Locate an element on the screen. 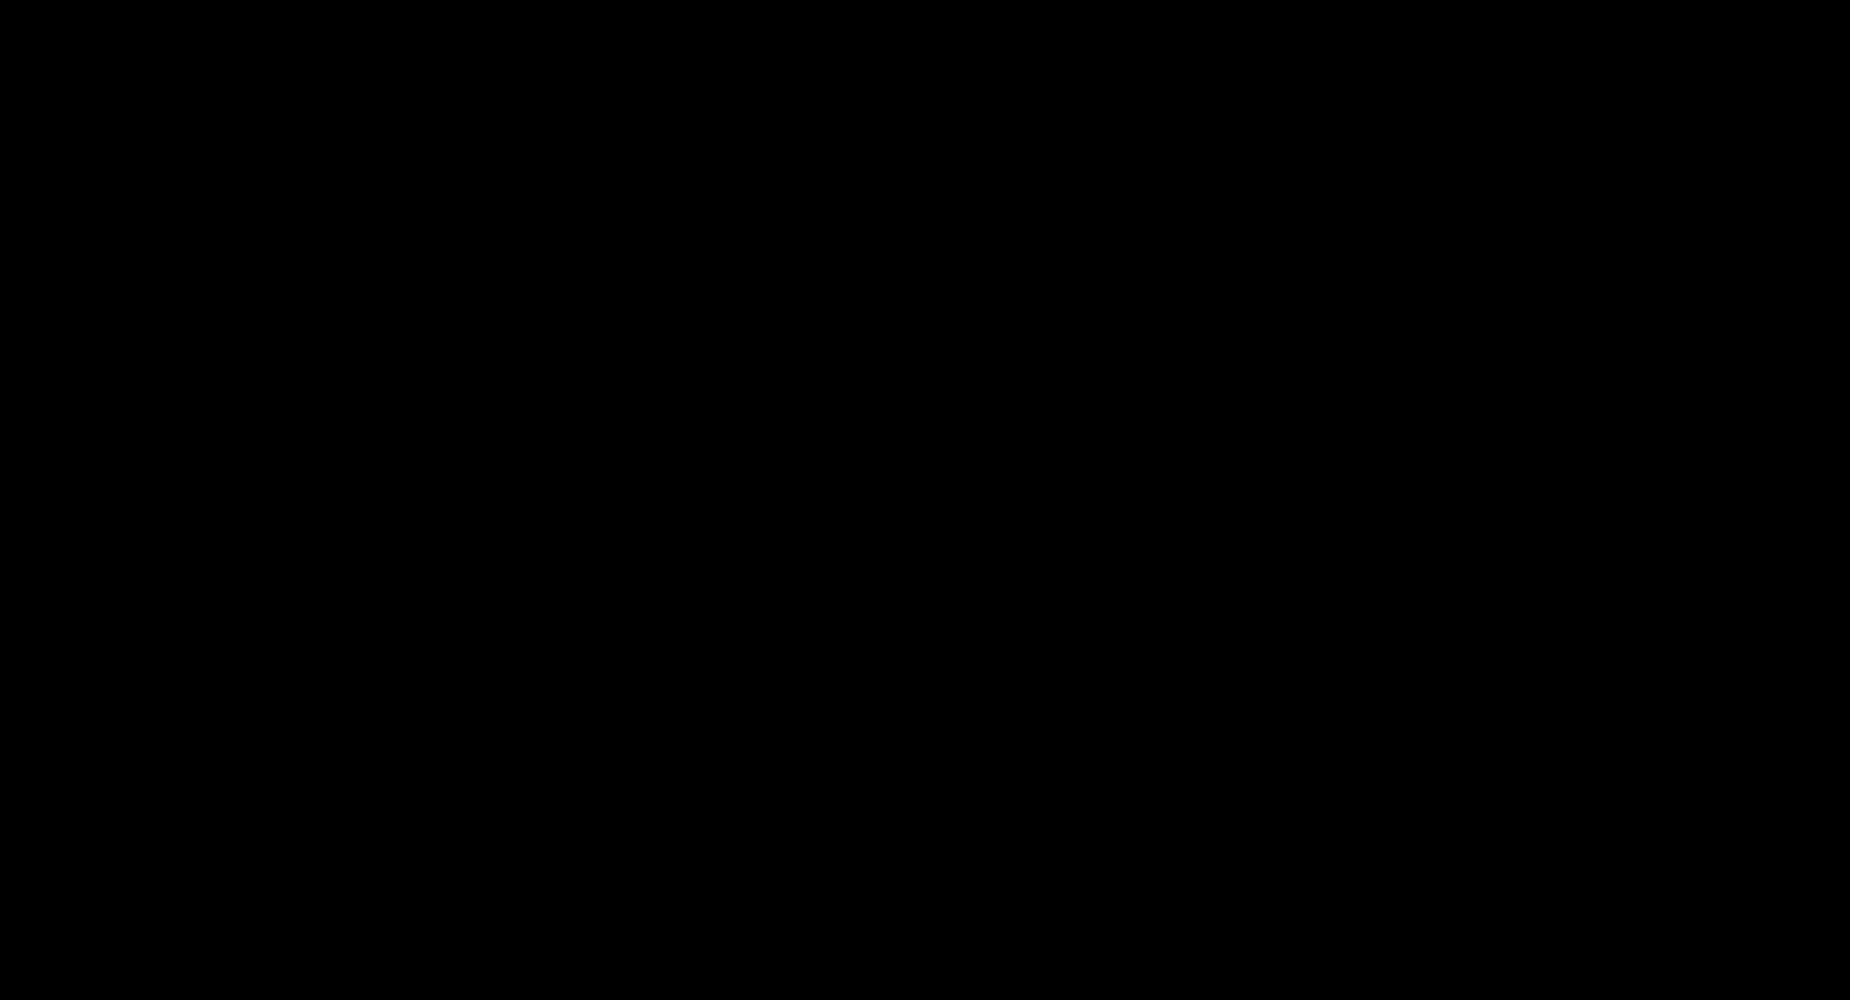  'UPDATE (22' is located at coordinates (655, 146).